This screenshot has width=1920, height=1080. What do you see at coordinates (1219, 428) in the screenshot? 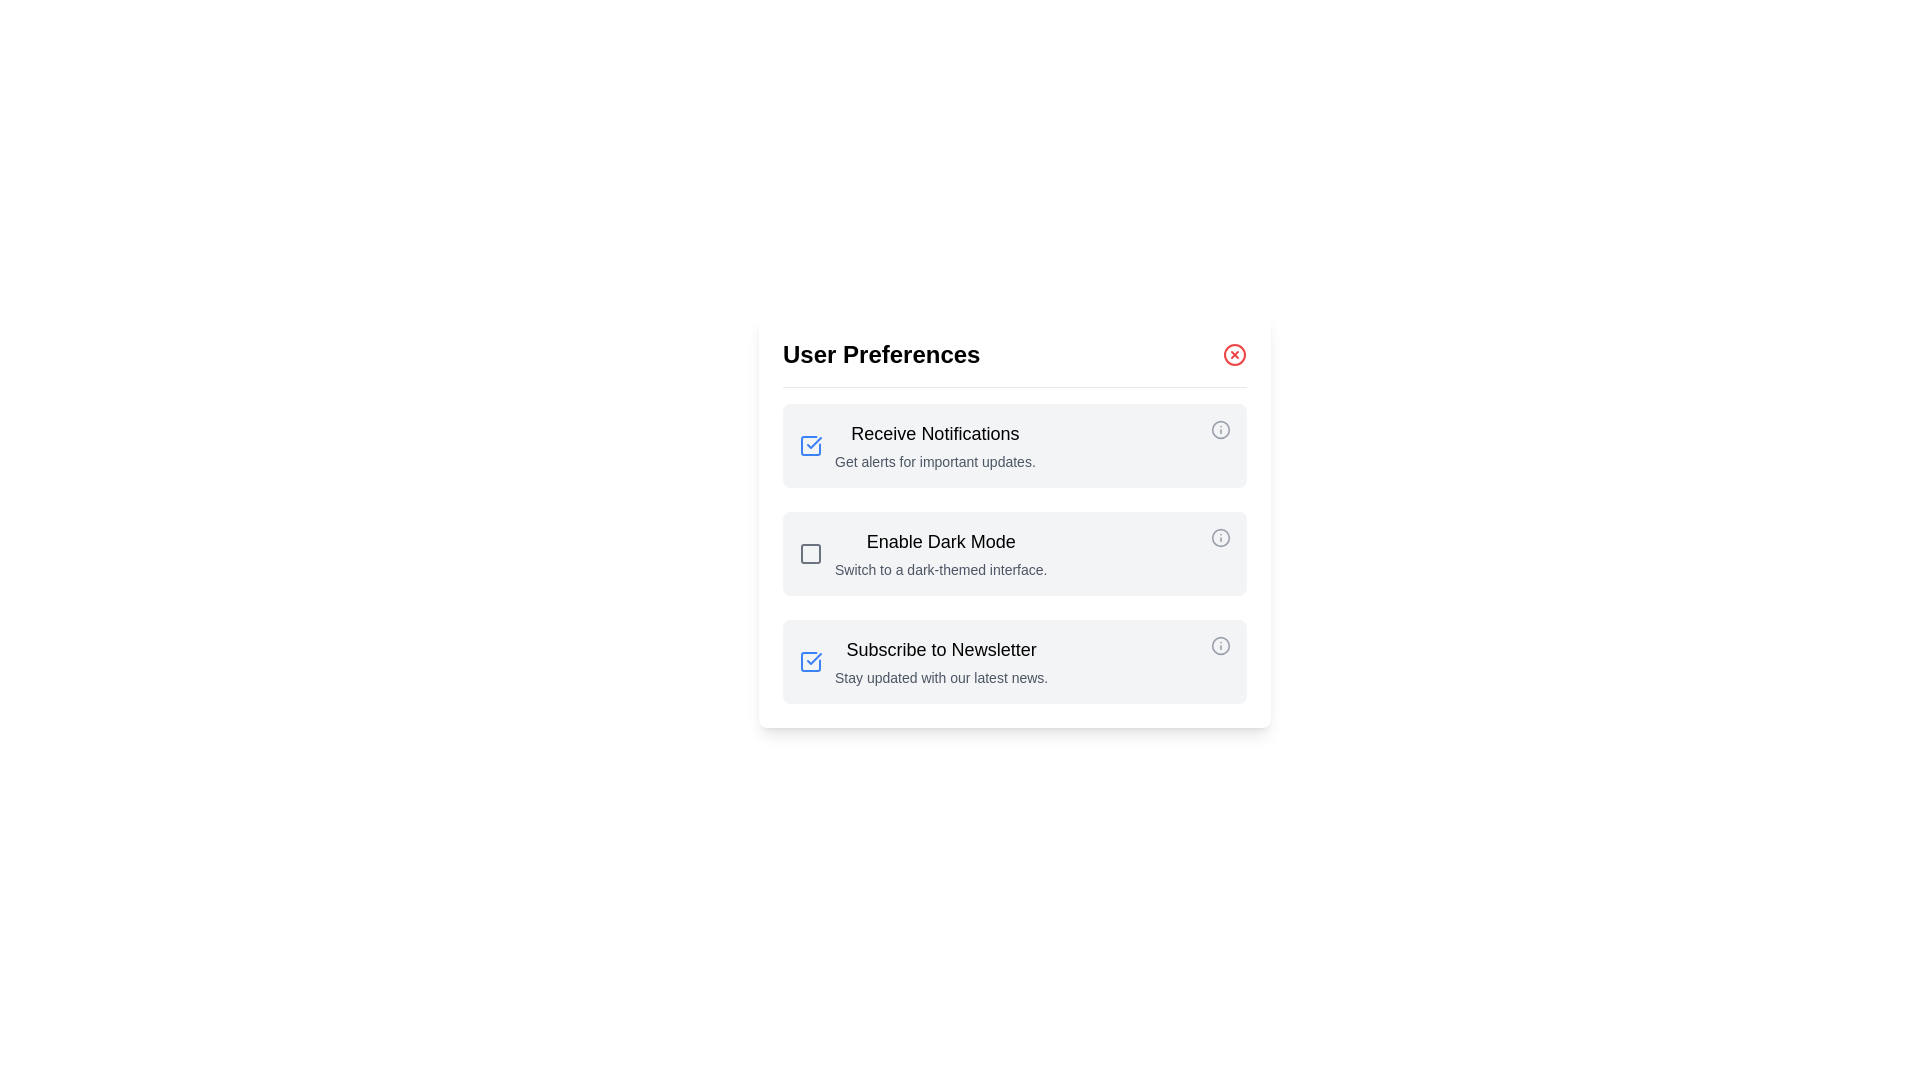
I see `the informational icon, which is an outlined circle with a lowercase 'i' symbol, located in the top-right corner of the 'Receive Notifications' box` at bounding box center [1219, 428].